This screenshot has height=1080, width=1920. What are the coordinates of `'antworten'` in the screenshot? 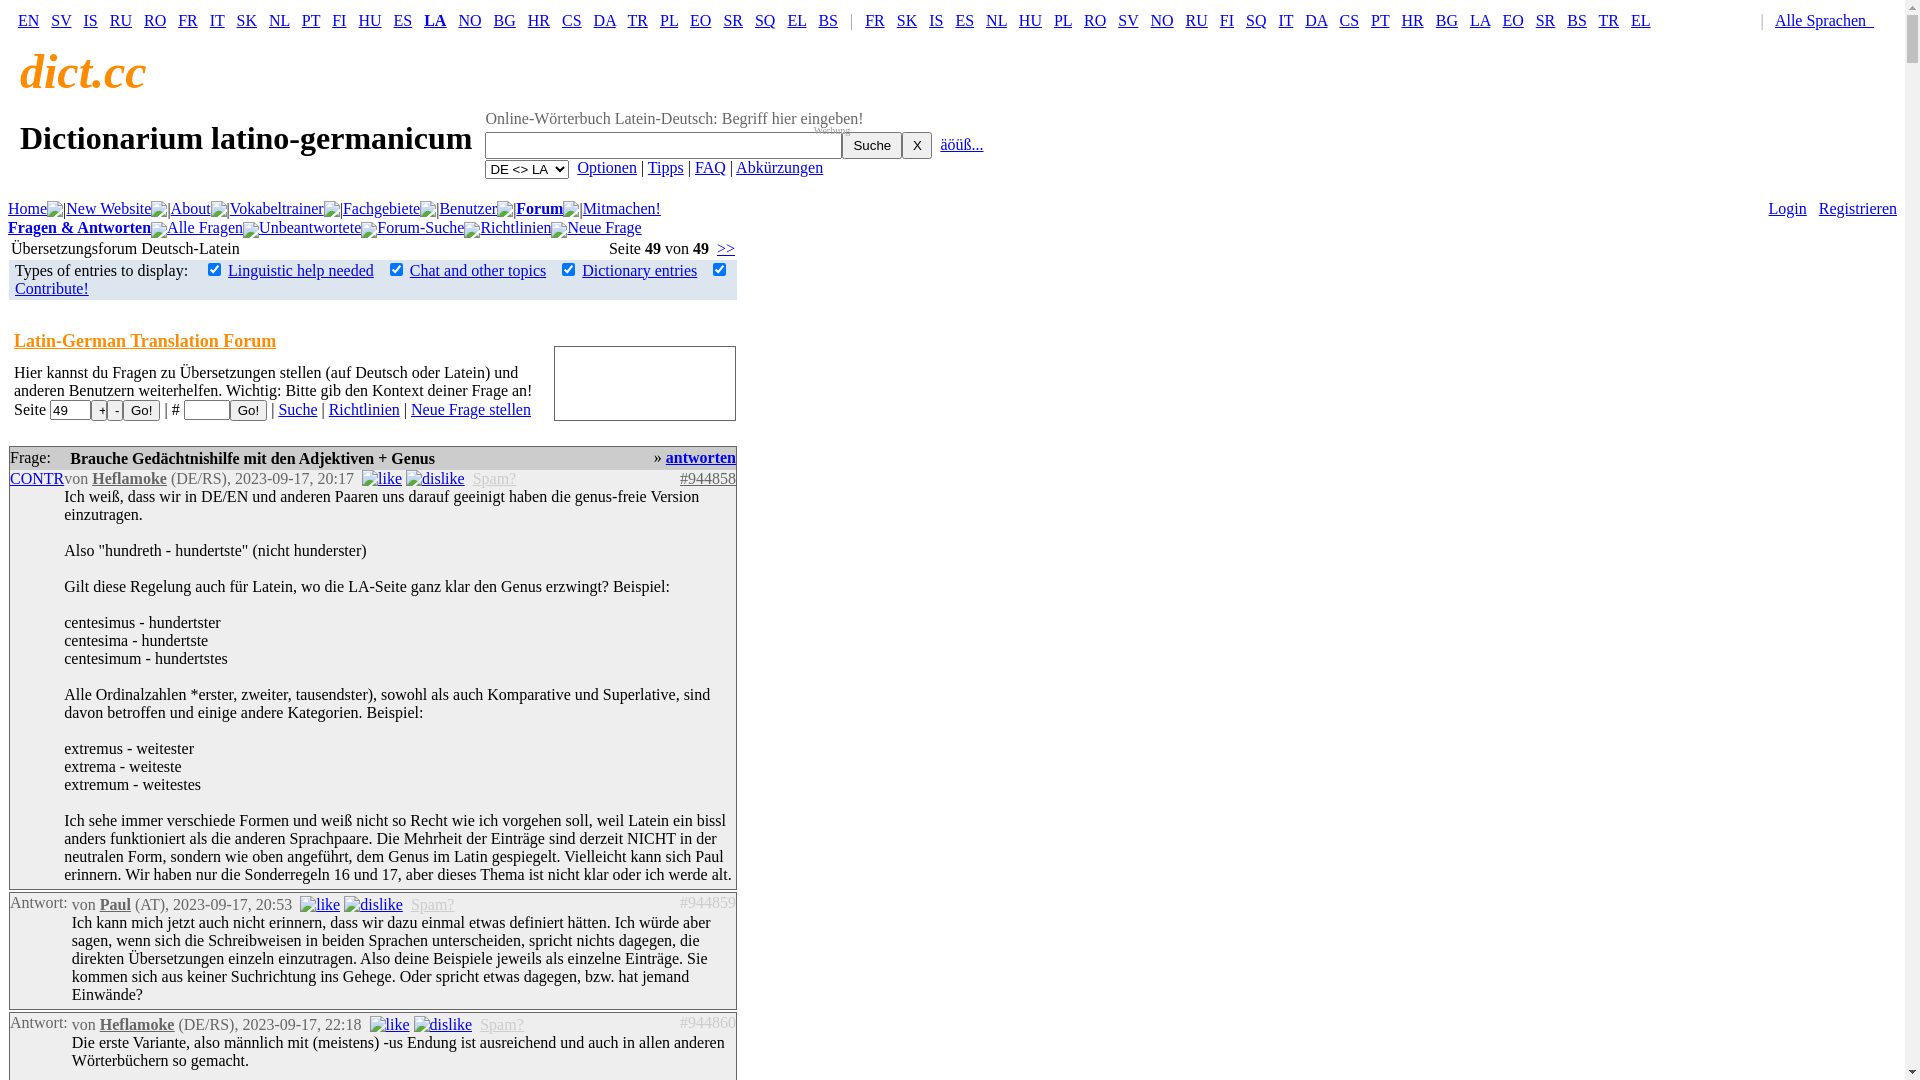 It's located at (700, 457).